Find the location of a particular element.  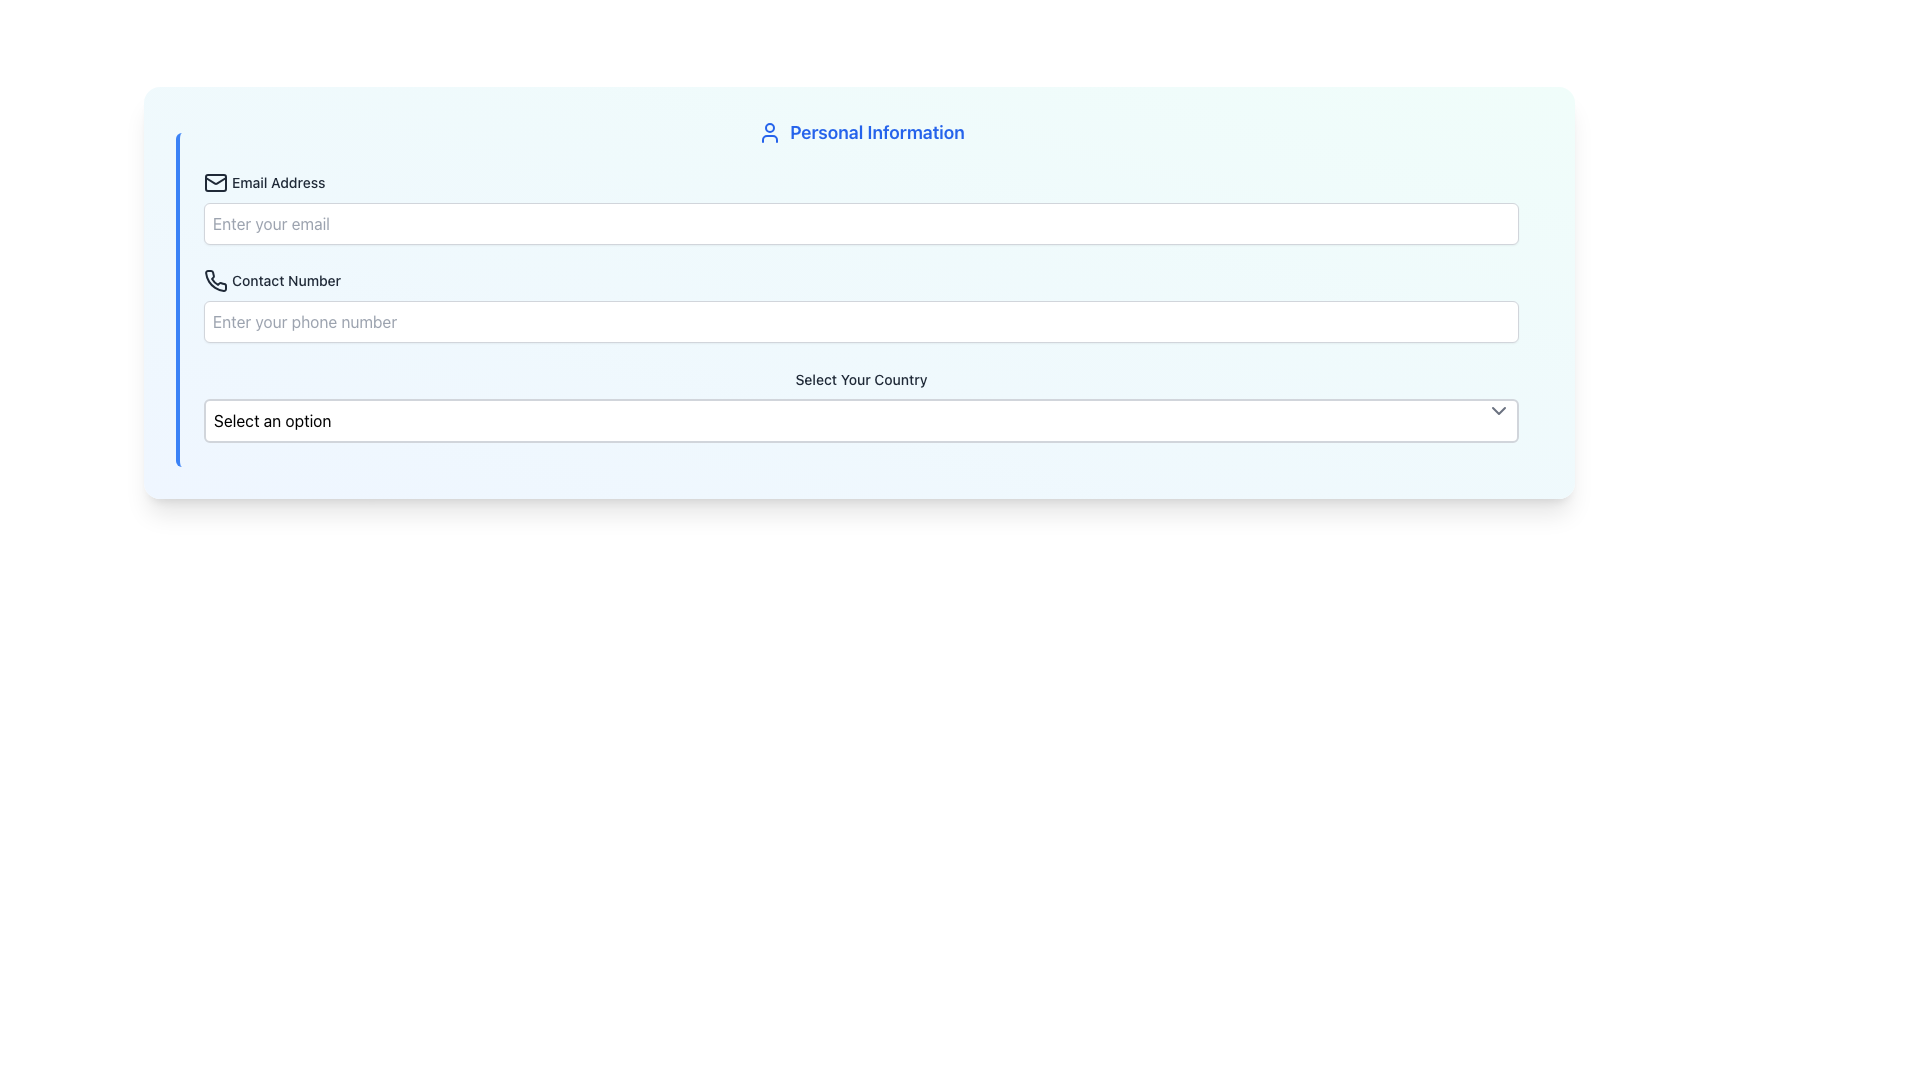

the descriptive text label located above the dropdown menu, indicating its purpose to the user is located at coordinates (861, 379).